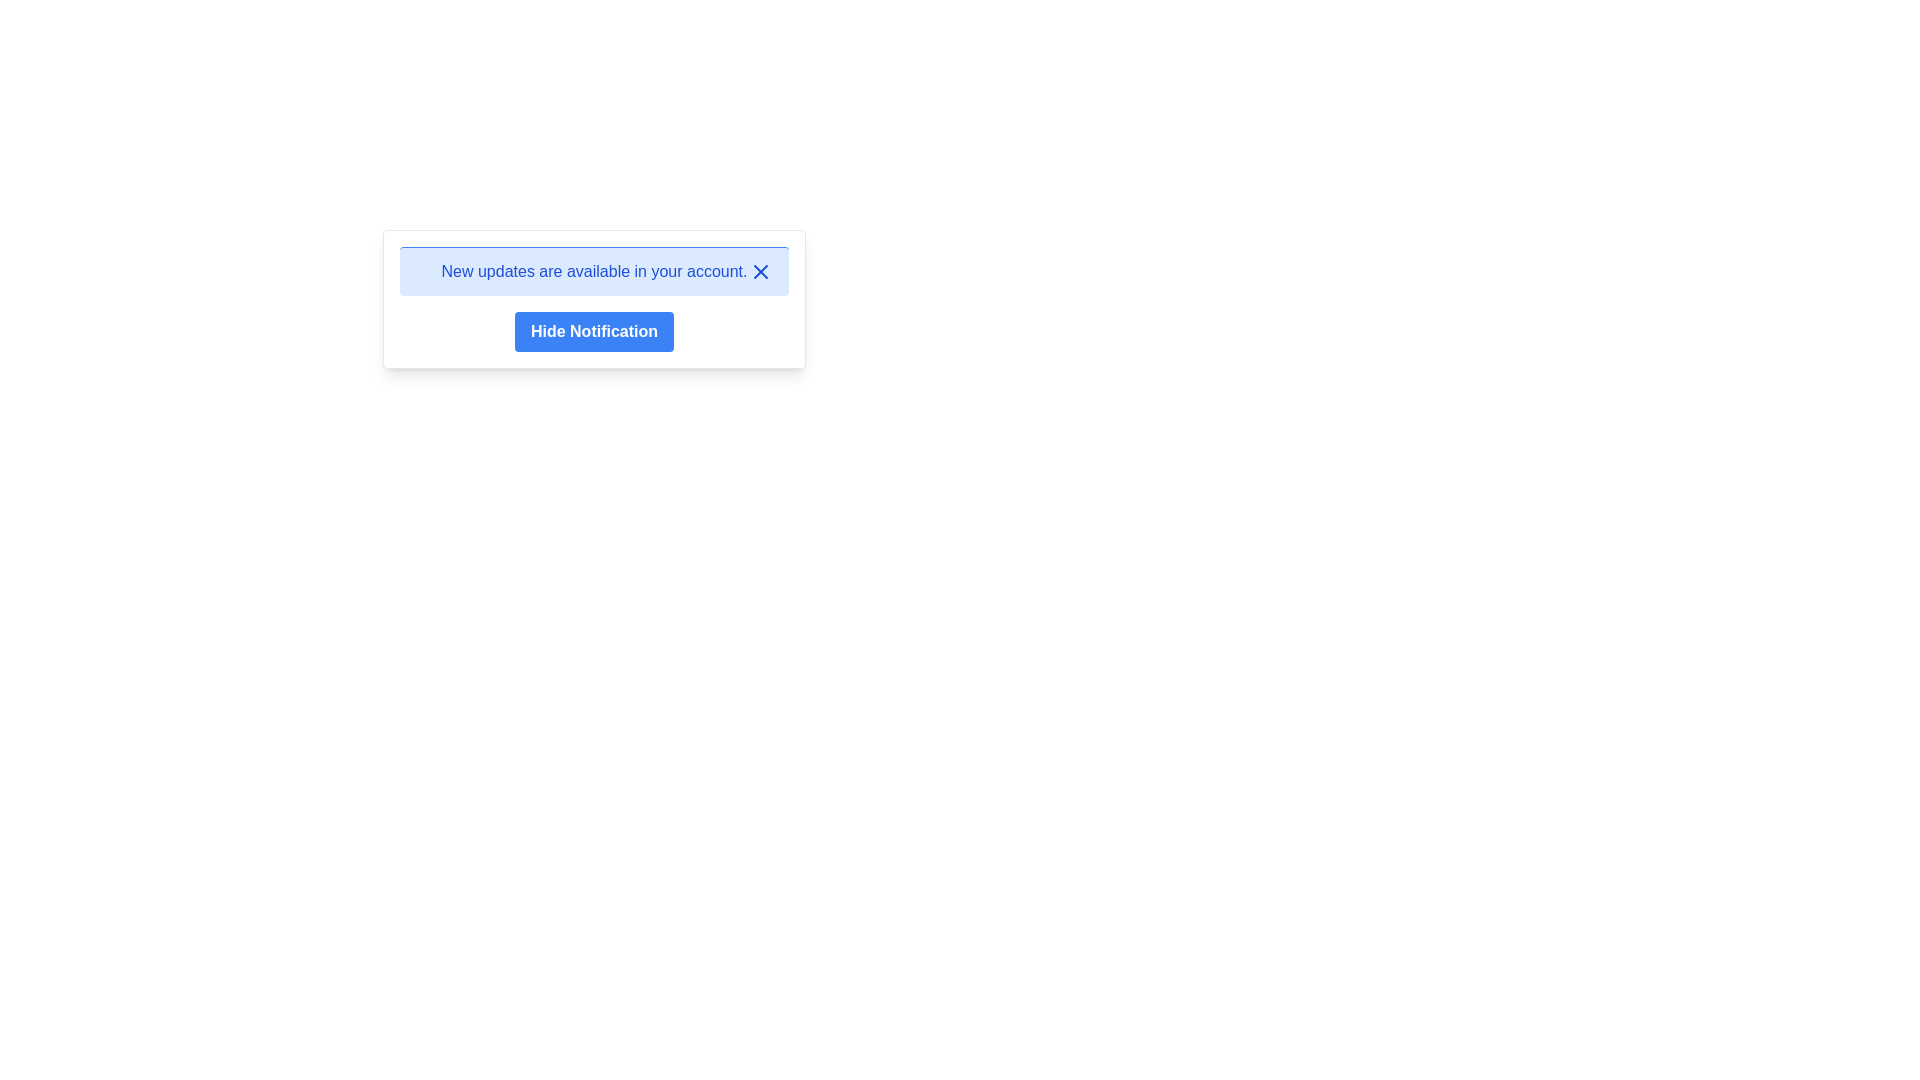 This screenshot has width=1920, height=1080. I want to click on the close button styled as an 'X' icon in blue color located at the top-right corner of the notification box, so click(760, 272).